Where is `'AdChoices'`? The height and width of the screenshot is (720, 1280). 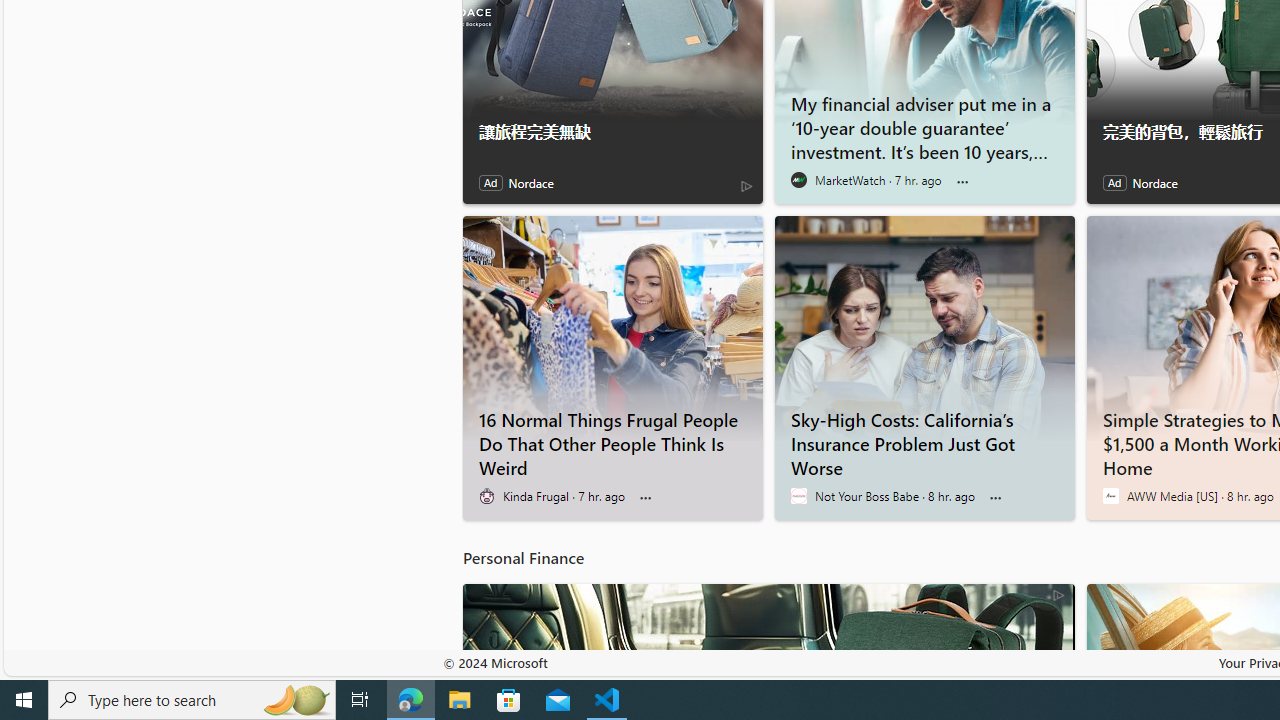 'AdChoices' is located at coordinates (1057, 593).